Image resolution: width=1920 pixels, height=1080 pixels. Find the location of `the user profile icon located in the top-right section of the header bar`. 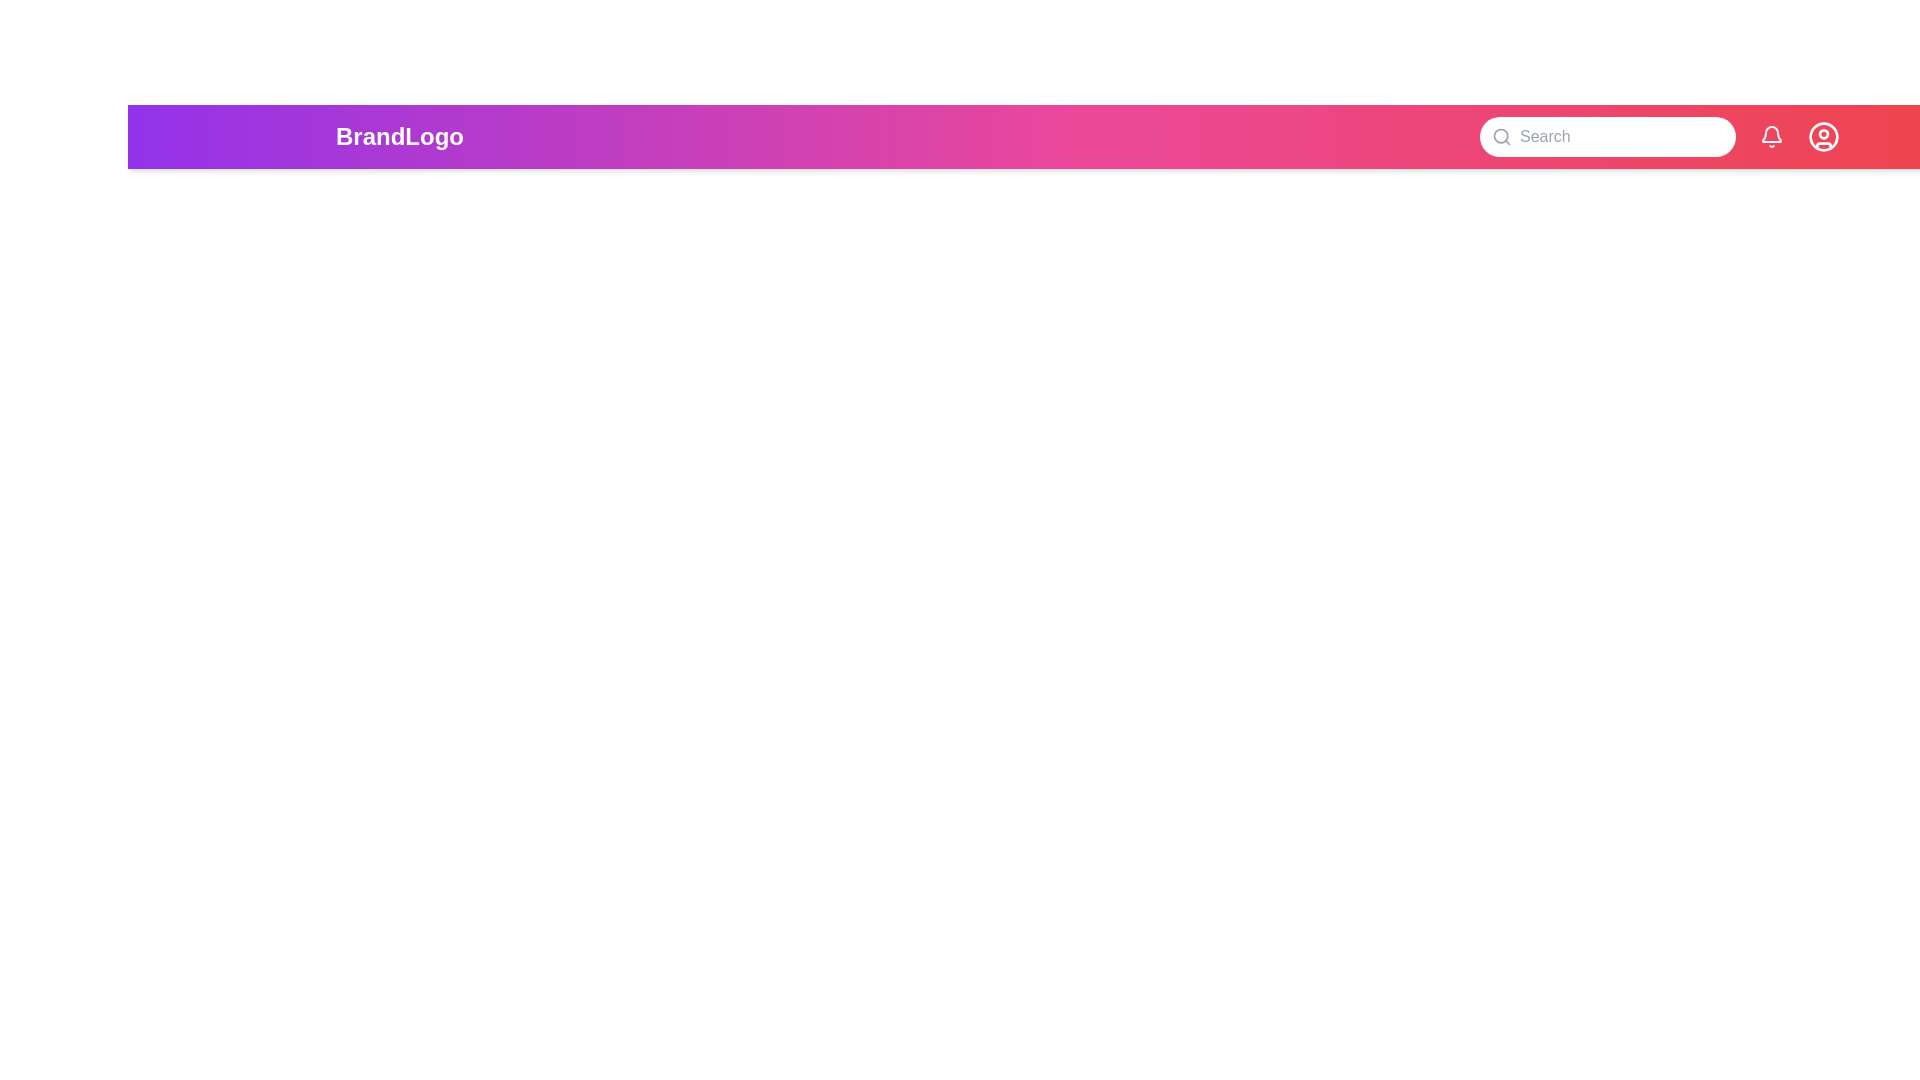

the user profile icon located in the top-right section of the header bar is located at coordinates (1824, 136).